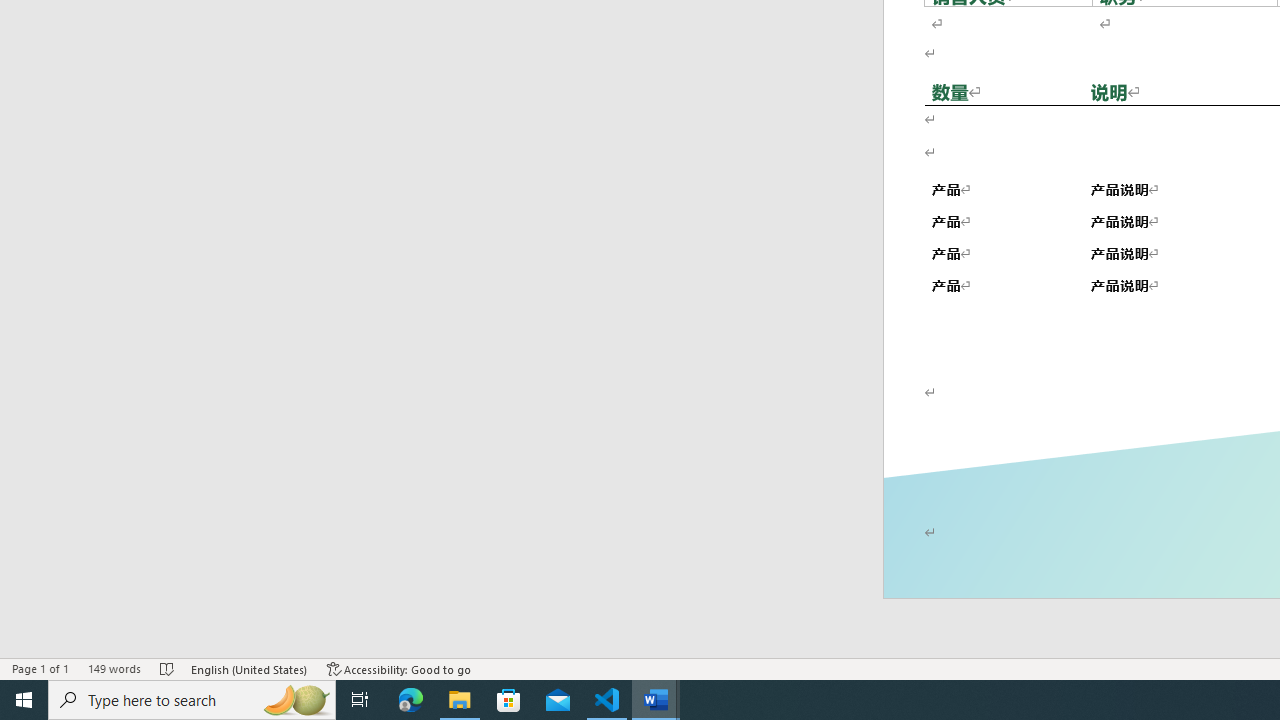 The image size is (1280, 720). What do you see at coordinates (410, 698) in the screenshot?
I see `'Microsoft Edge'` at bounding box center [410, 698].